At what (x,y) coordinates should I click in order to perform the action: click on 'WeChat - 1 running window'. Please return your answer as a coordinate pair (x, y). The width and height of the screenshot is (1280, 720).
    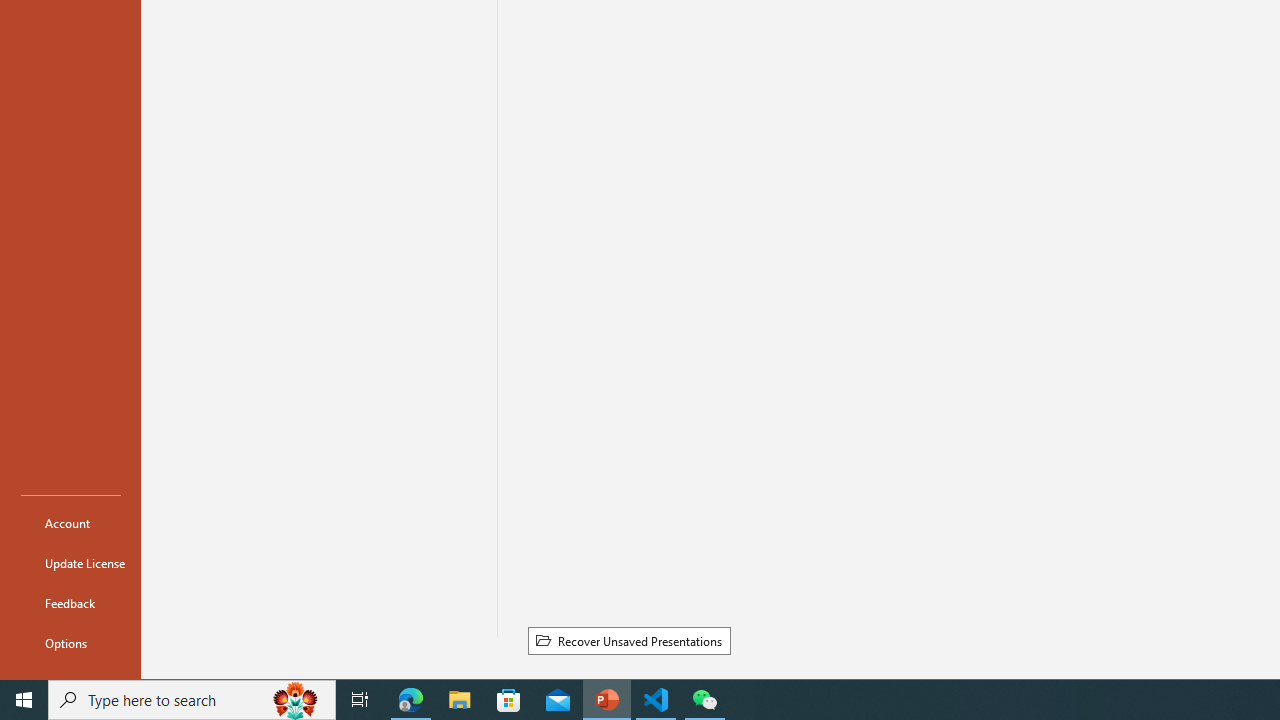
    Looking at the image, I should click on (705, 698).